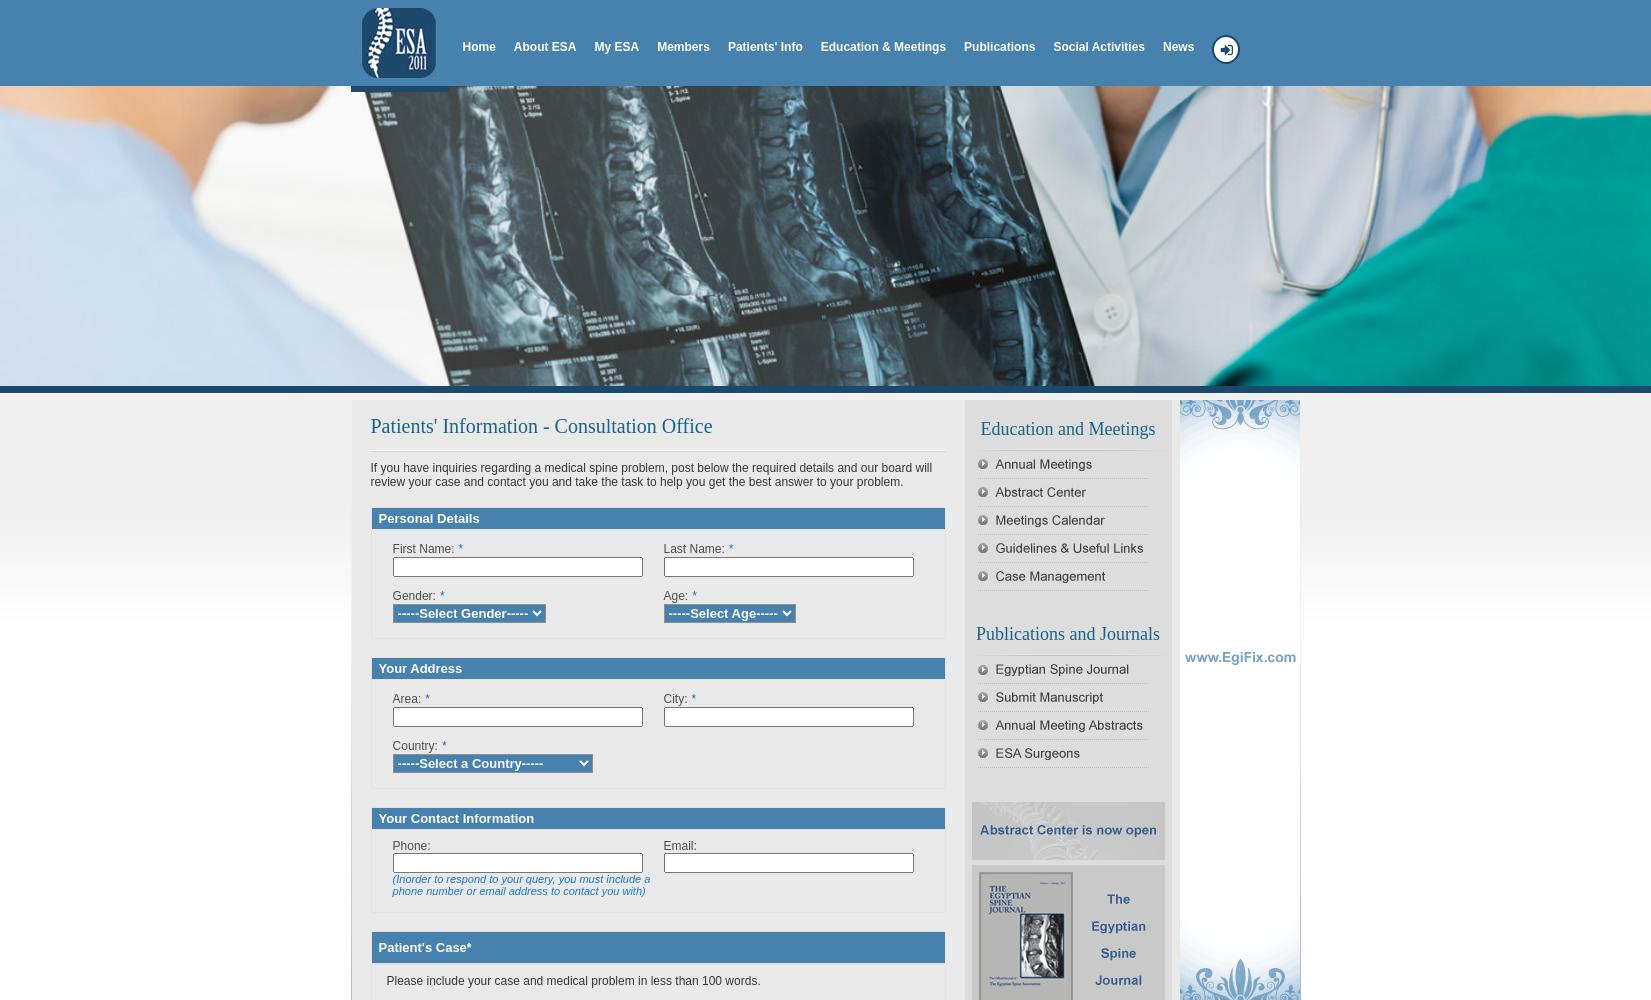 The image size is (1651, 1000). I want to click on 'Patient's Case', so click(378, 946).